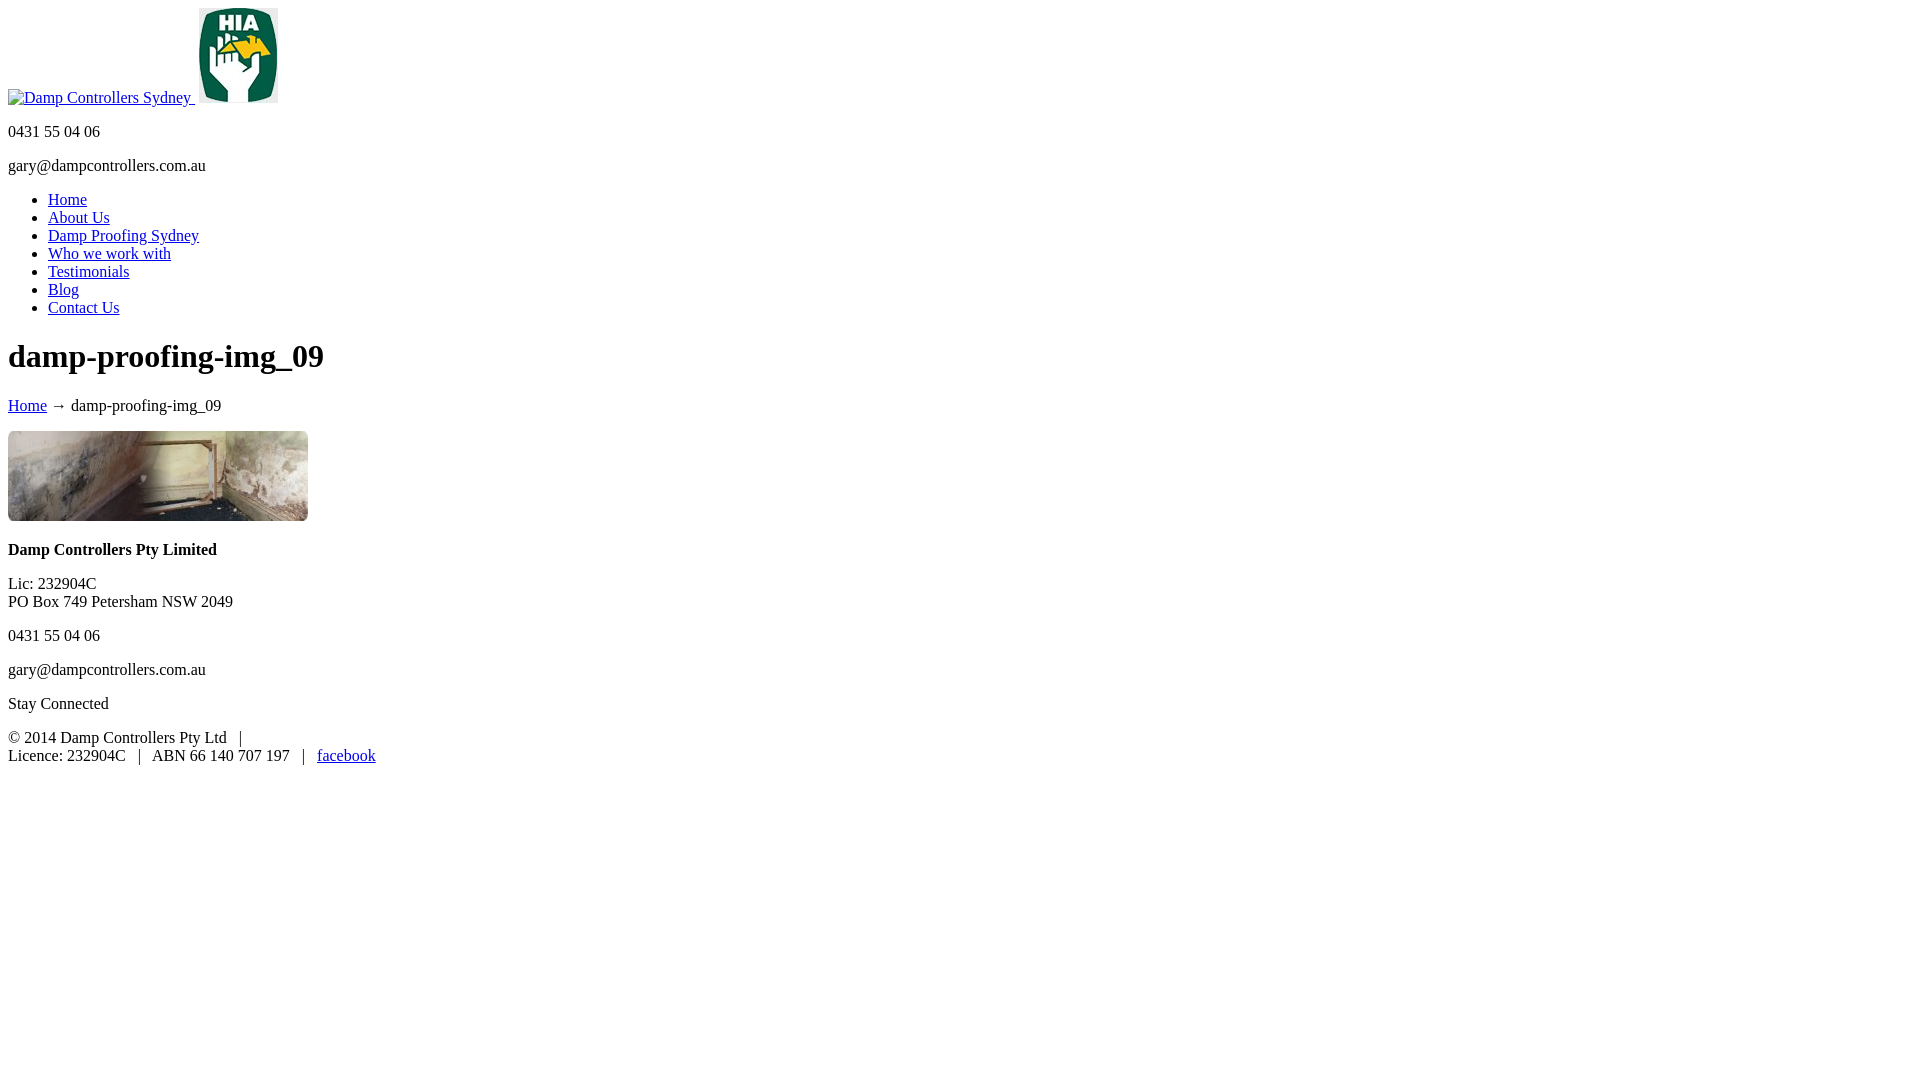 The image size is (1920, 1080). Describe the element at coordinates (48, 234) in the screenshot. I see `'Damp Proofing Sydney'` at that location.